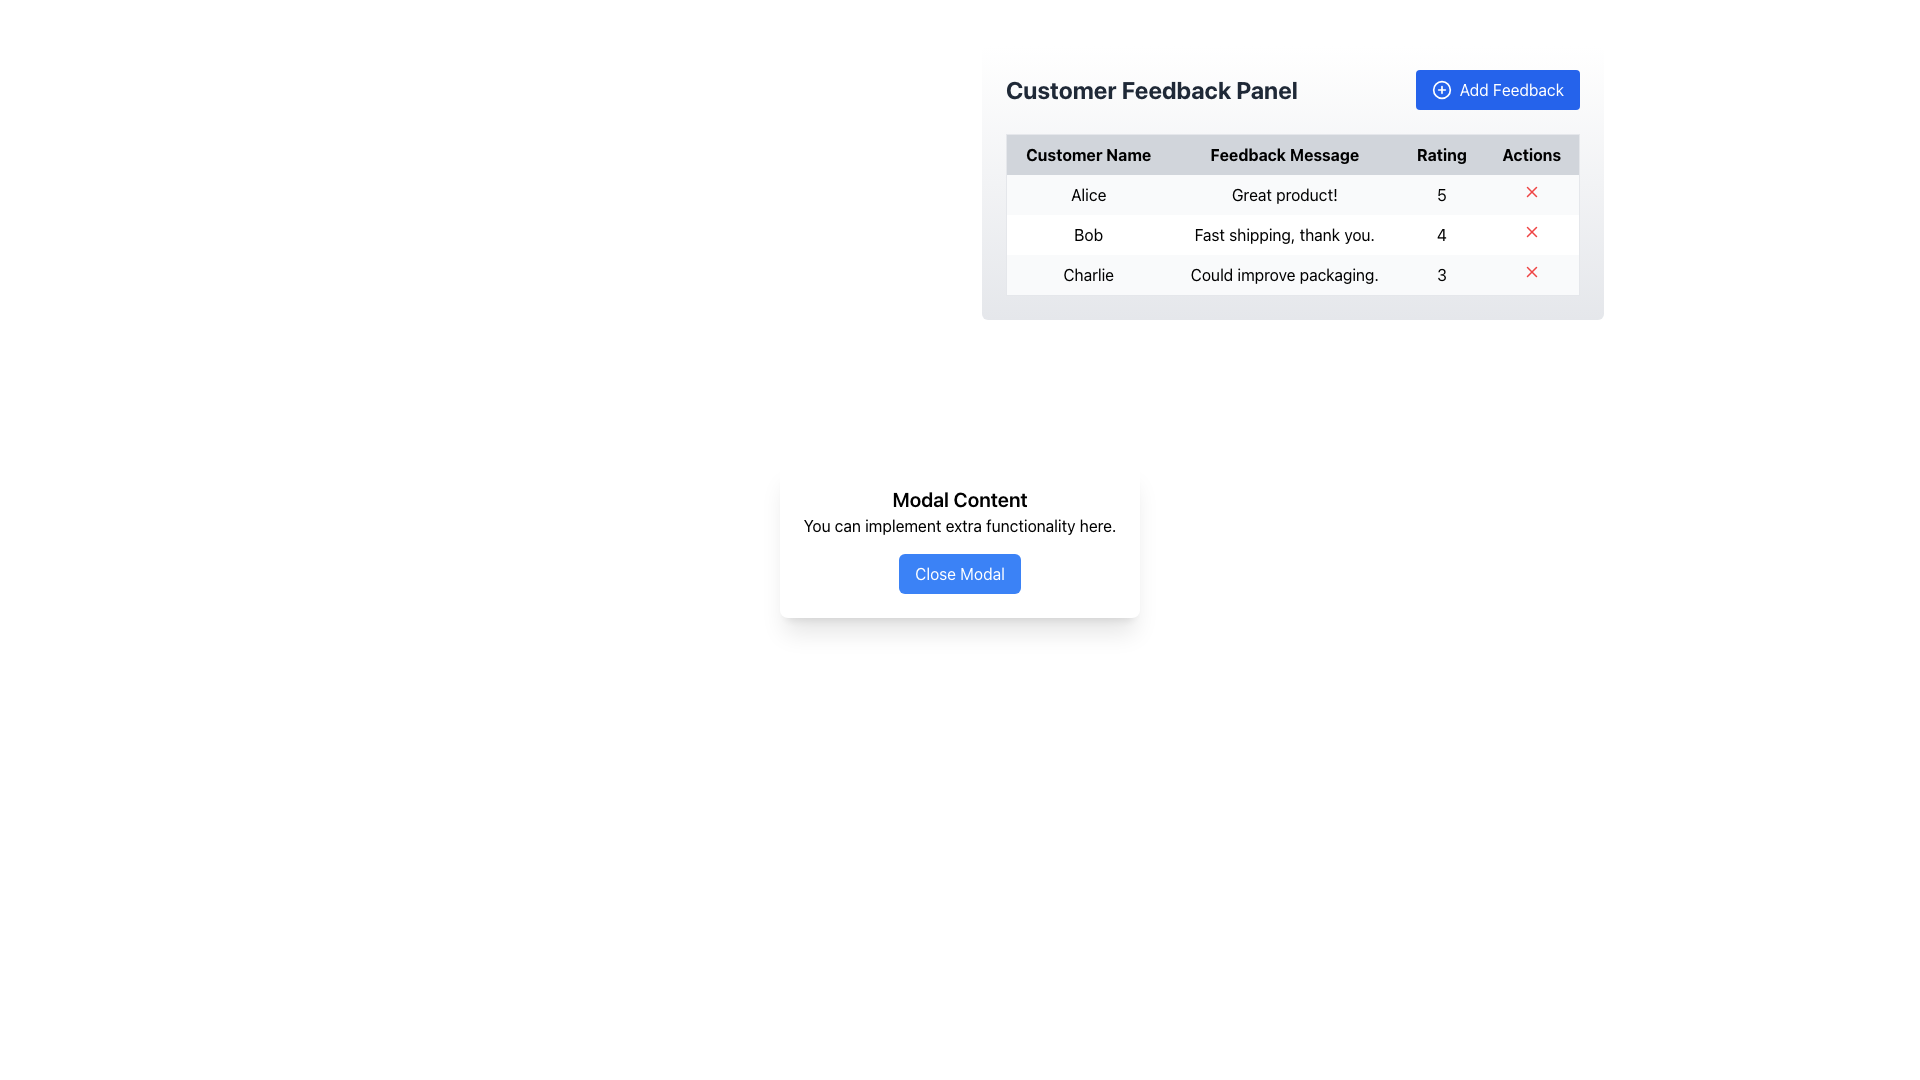 The width and height of the screenshot is (1920, 1080). What do you see at coordinates (1441, 153) in the screenshot?
I see `the 'Rating' text label, which is styled in bold black on a light gray background and is the third column header in the table, positioned between 'Feedback Message' and 'Actions'` at bounding box center [1441, 153].